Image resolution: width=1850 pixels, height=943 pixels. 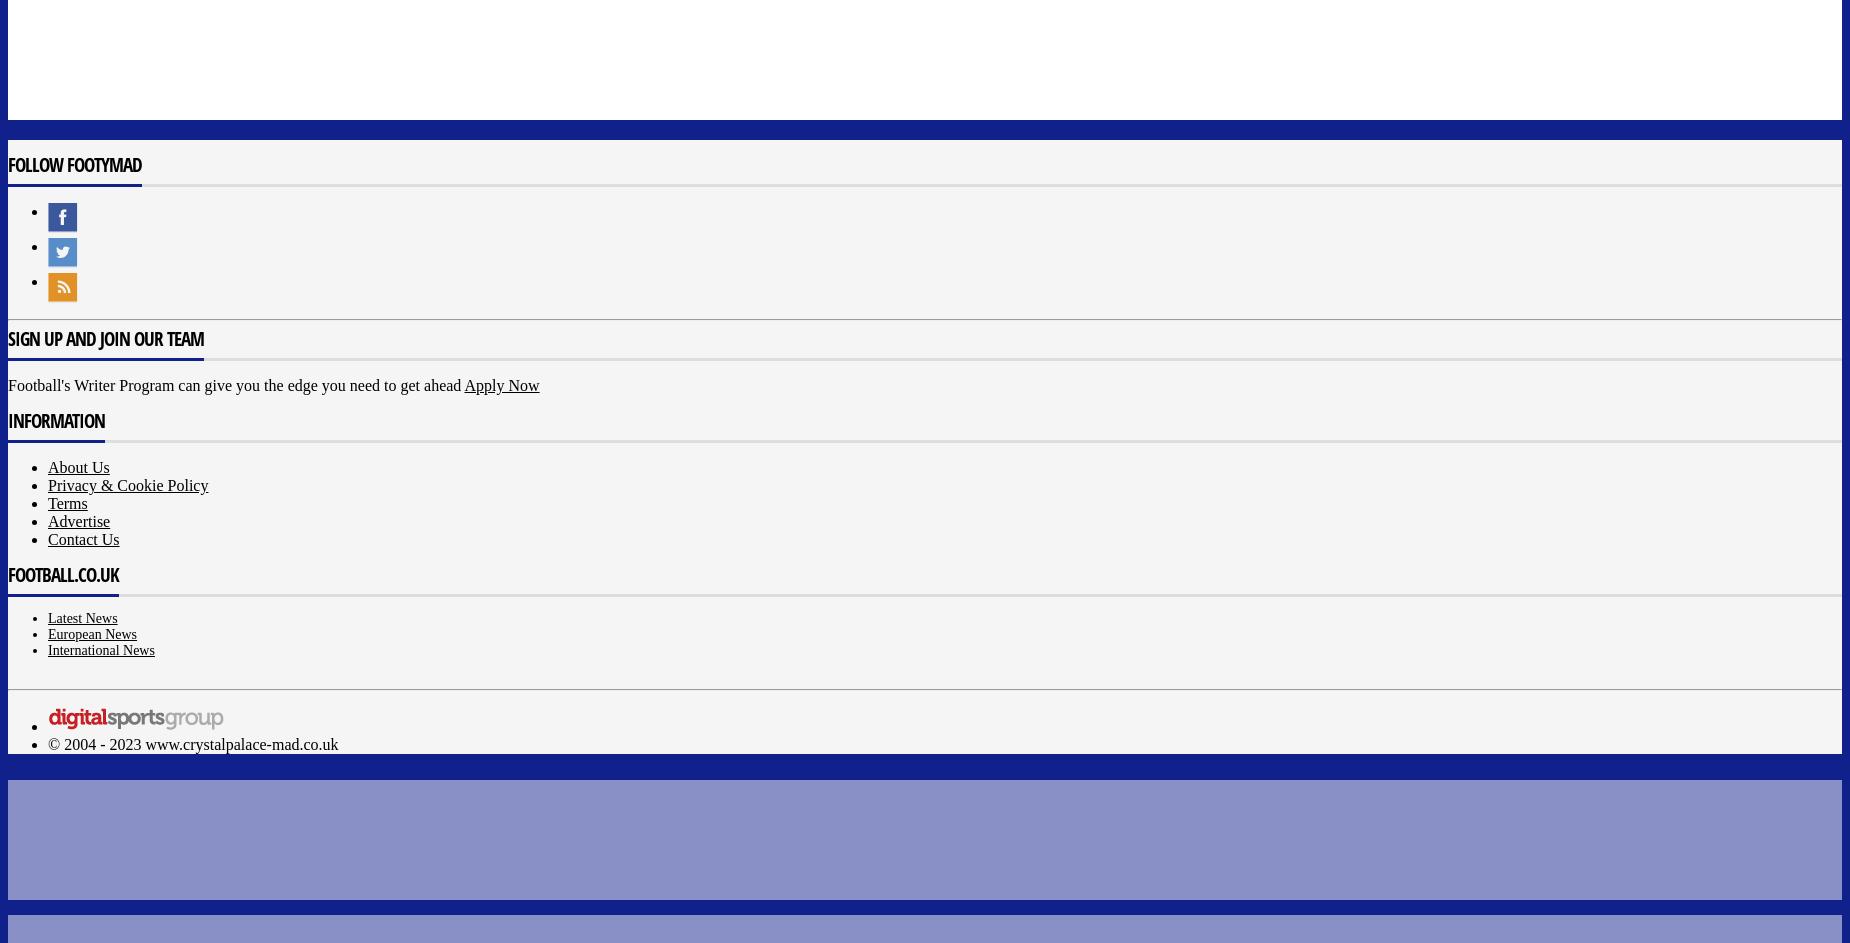 What do you see at coordinates (191, 744) in the screenshot?
I see `'© 2004 - 2023 www.crystalpalace-mad.co.uk'` at bounding box center [191, 744].